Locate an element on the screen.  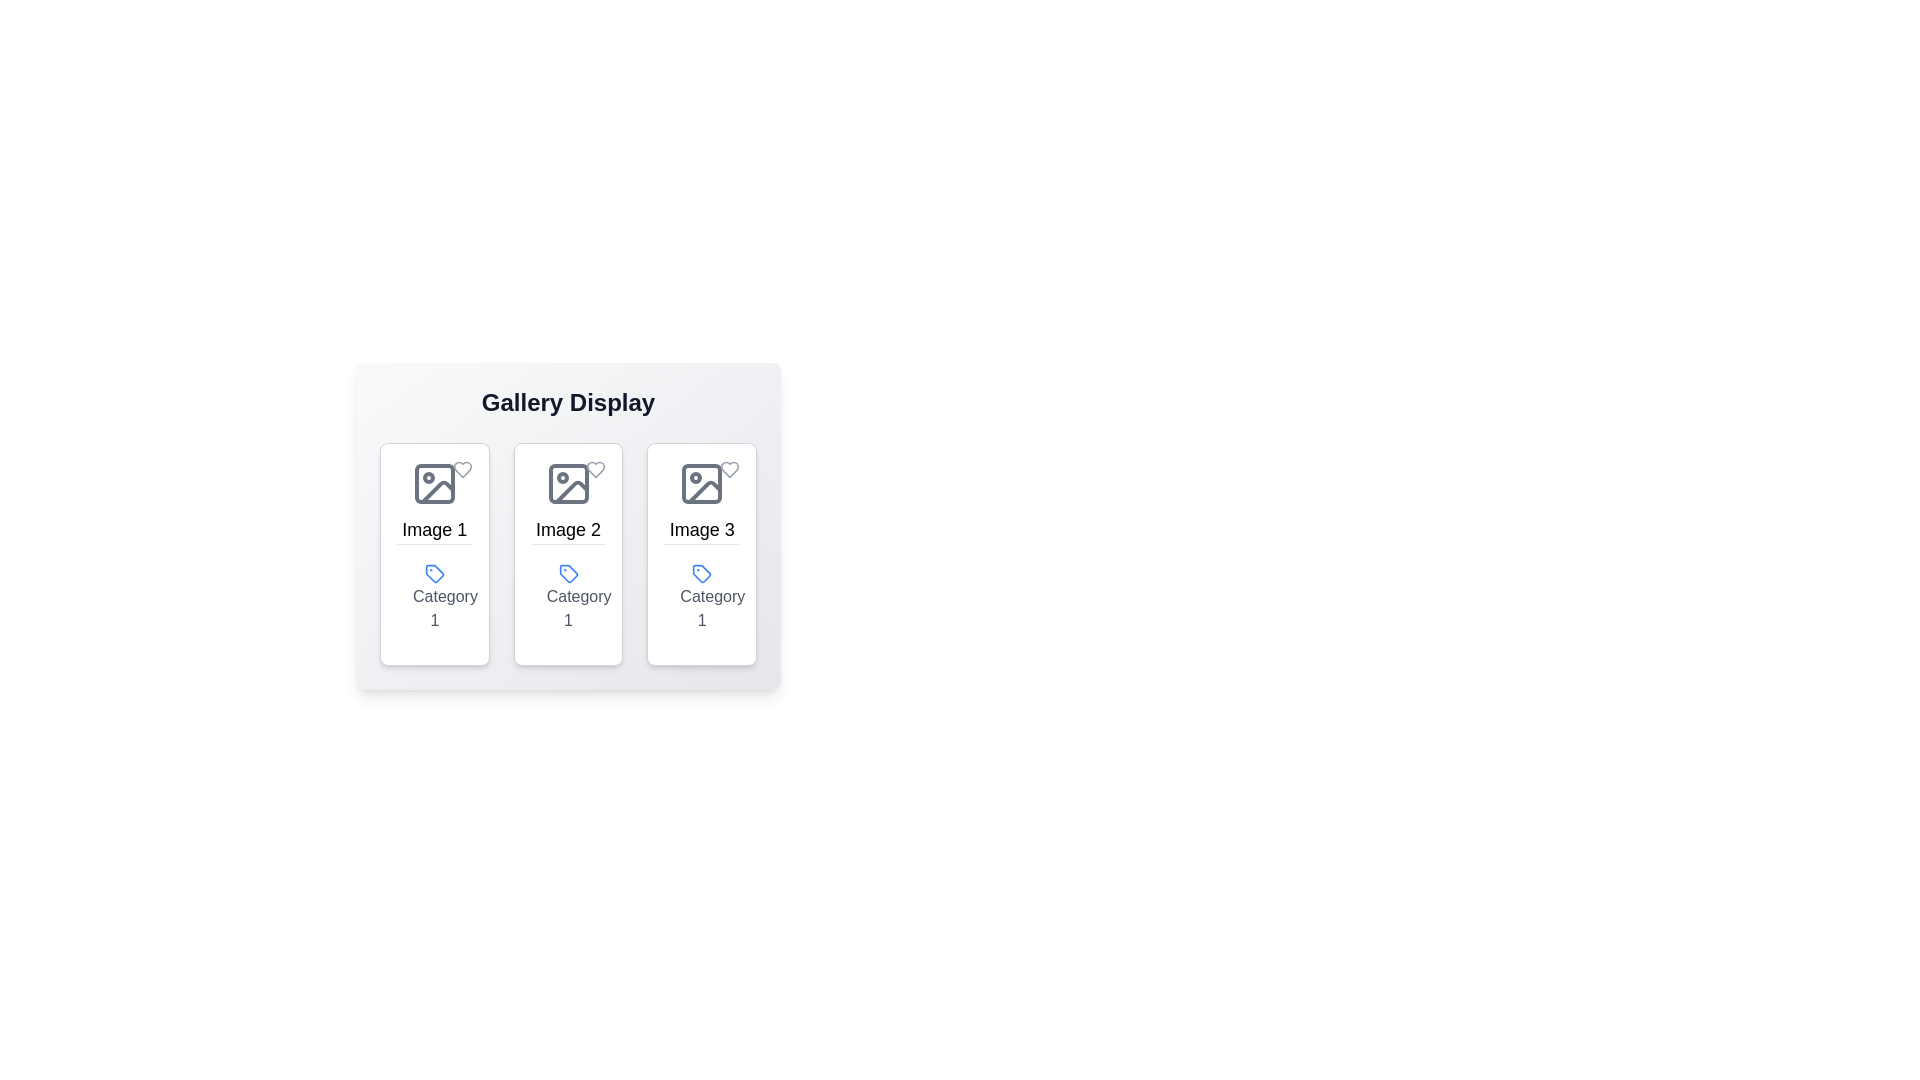
the small blue tag-shaped icon with a thin outline and a central dot, located to the left of the 'Category 1' text in the third column of the 'Gallery Display' section is located at coordinates (702, 573).